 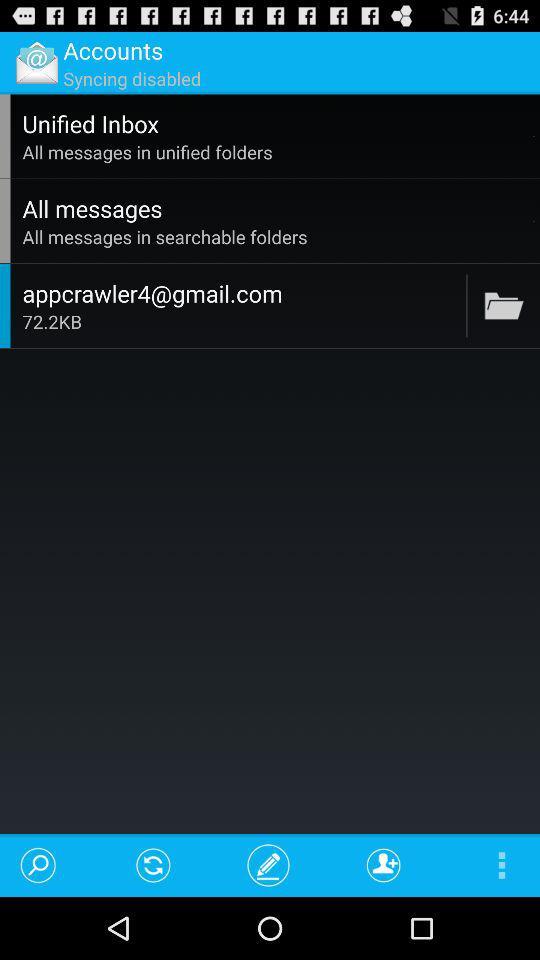 I want to click on 72.2kb icon, so click(x=241, y=321).